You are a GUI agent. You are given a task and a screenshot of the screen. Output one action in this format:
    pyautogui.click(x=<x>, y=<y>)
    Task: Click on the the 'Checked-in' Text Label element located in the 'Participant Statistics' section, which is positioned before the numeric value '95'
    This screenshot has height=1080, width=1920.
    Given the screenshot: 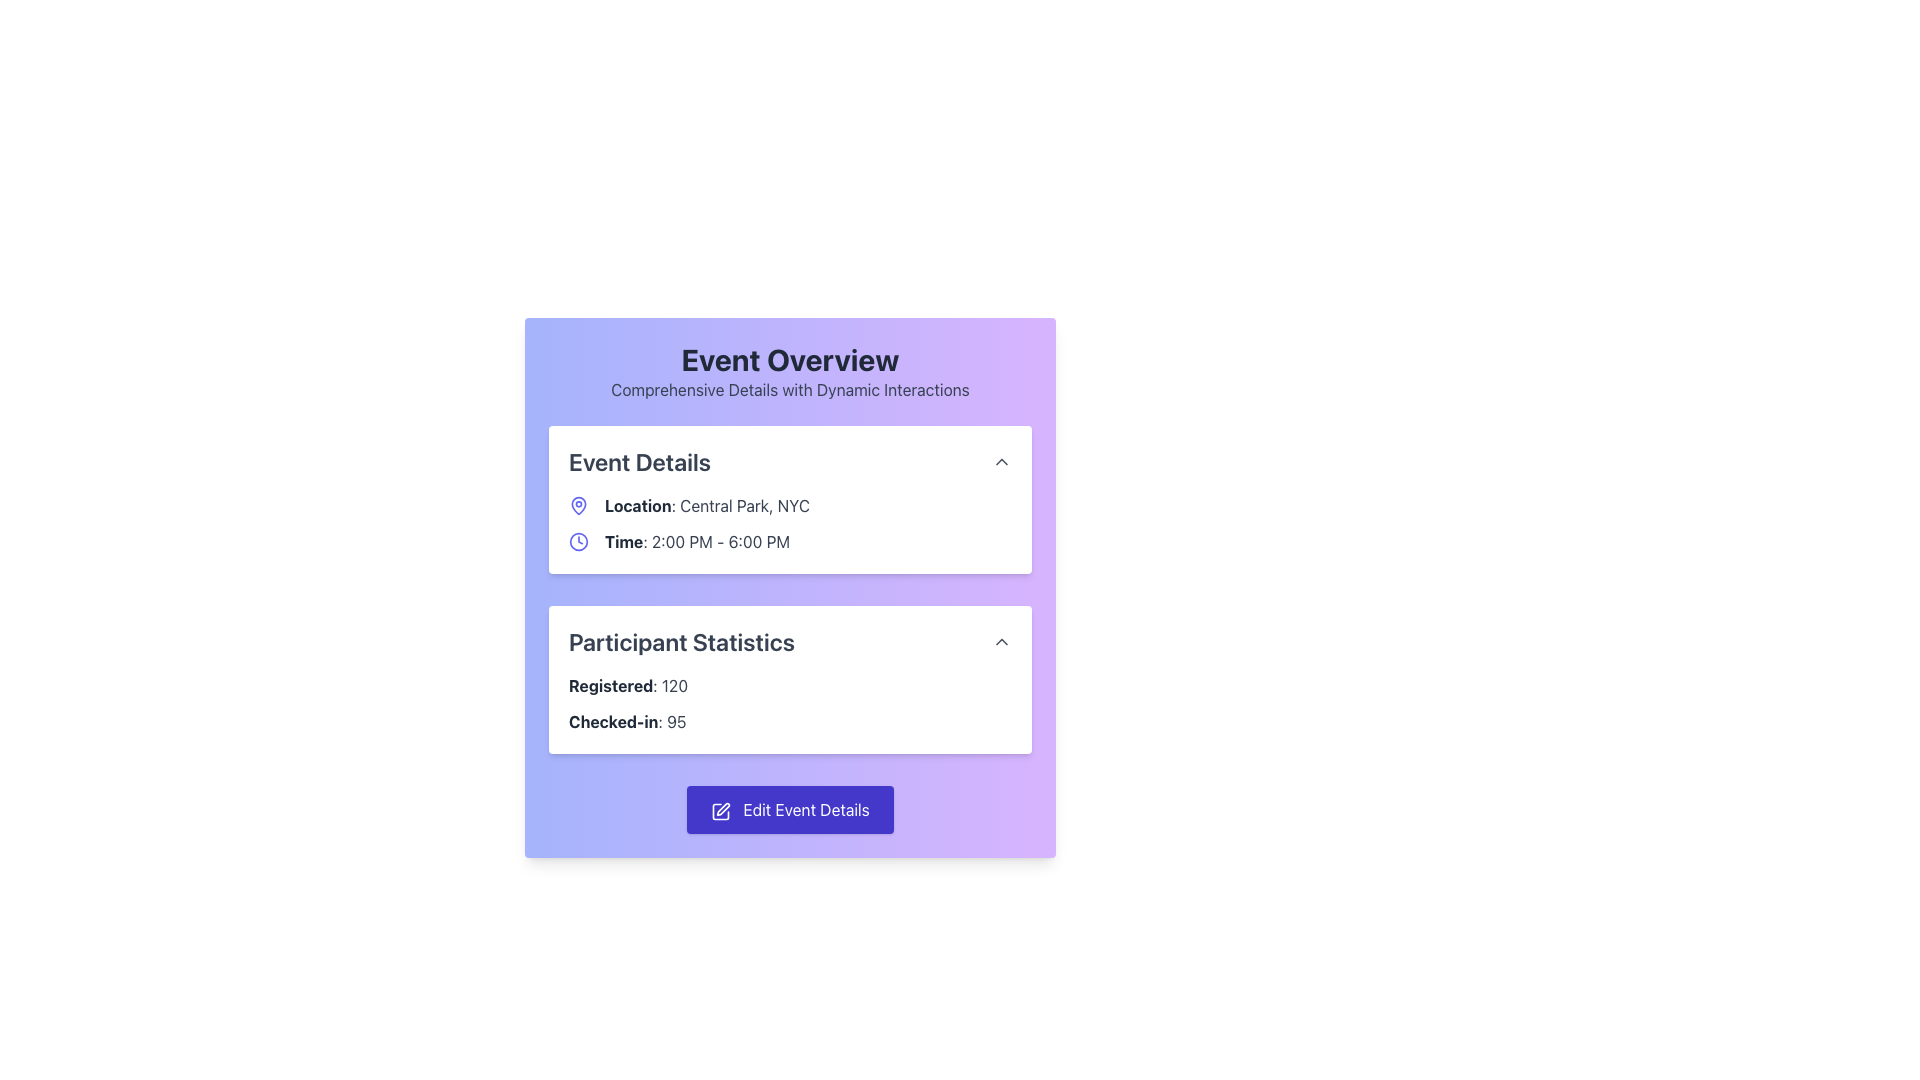 What is the action you would take?
    pyautogui.click(x=612, y=721)
    